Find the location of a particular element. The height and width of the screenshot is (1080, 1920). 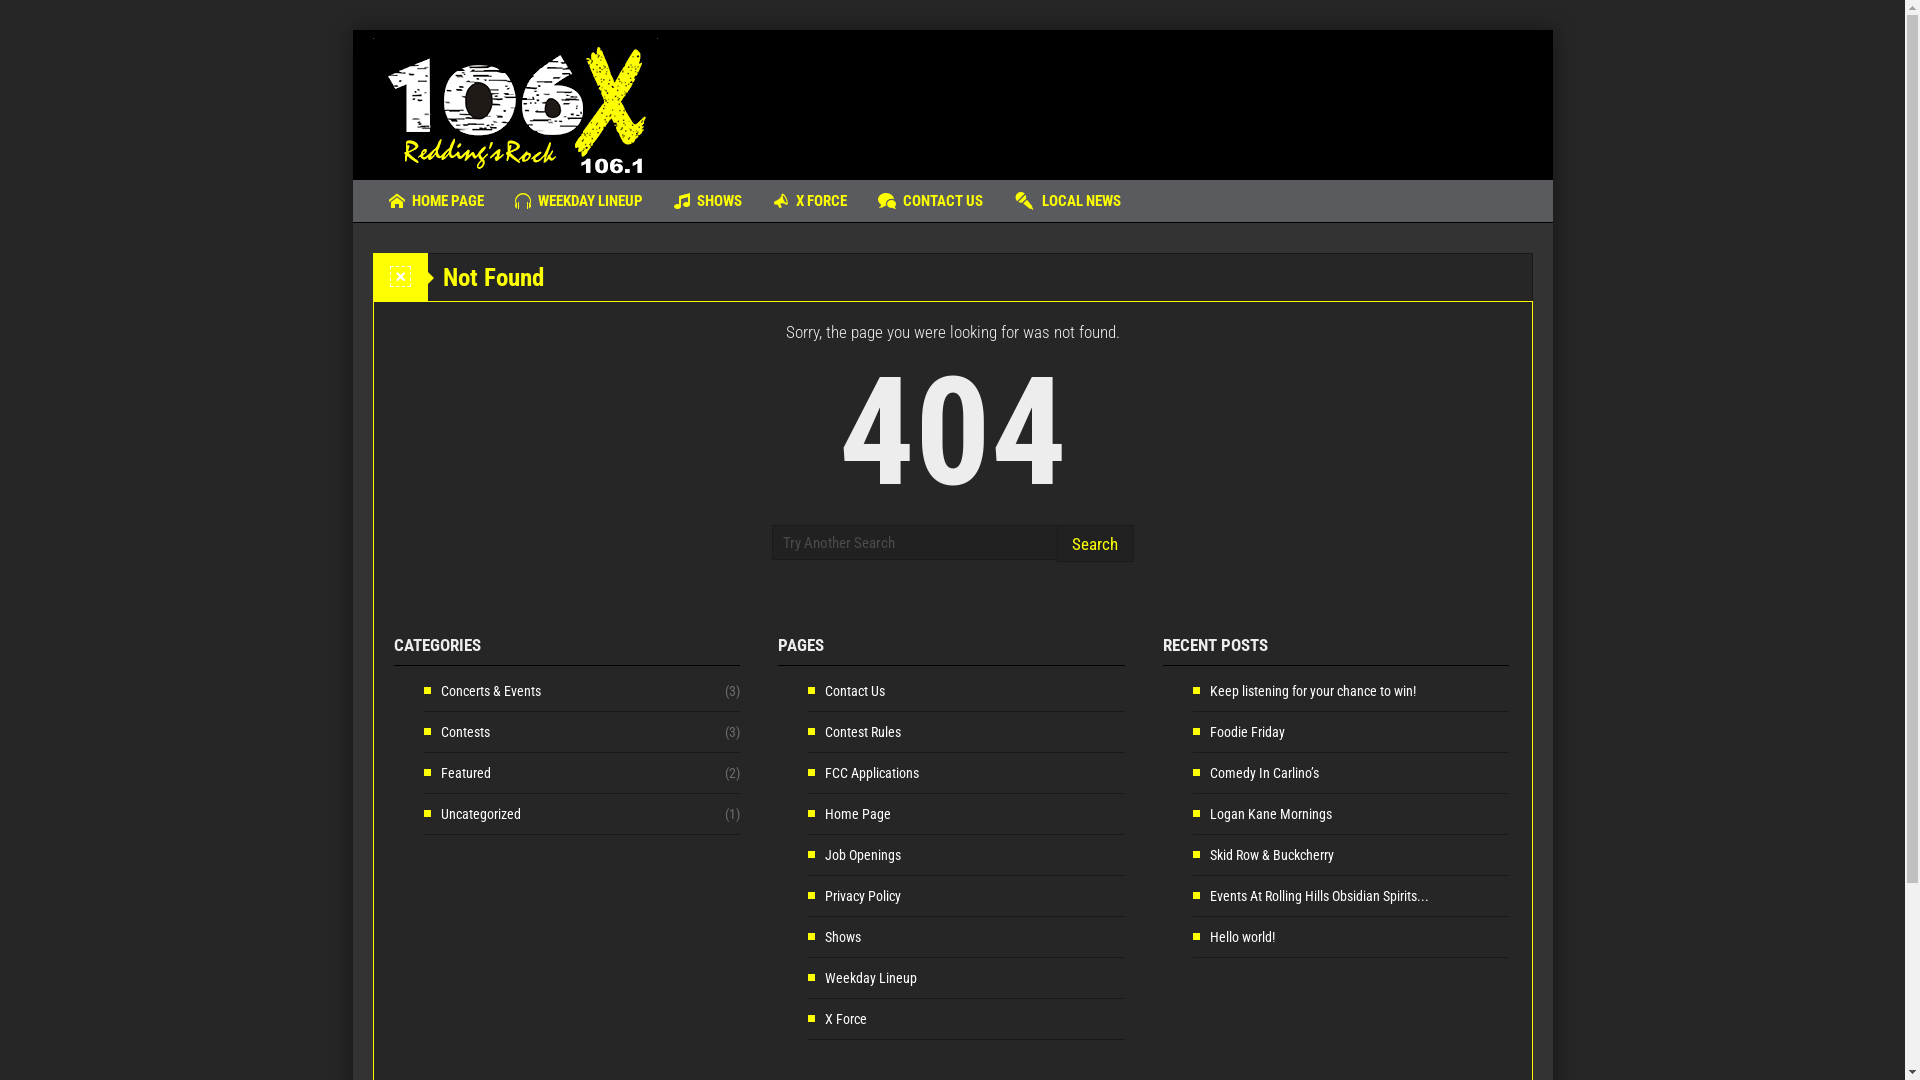

'Events At Rolling Hills Obsidian Spirits...' is located at coordinates (1310, 894).